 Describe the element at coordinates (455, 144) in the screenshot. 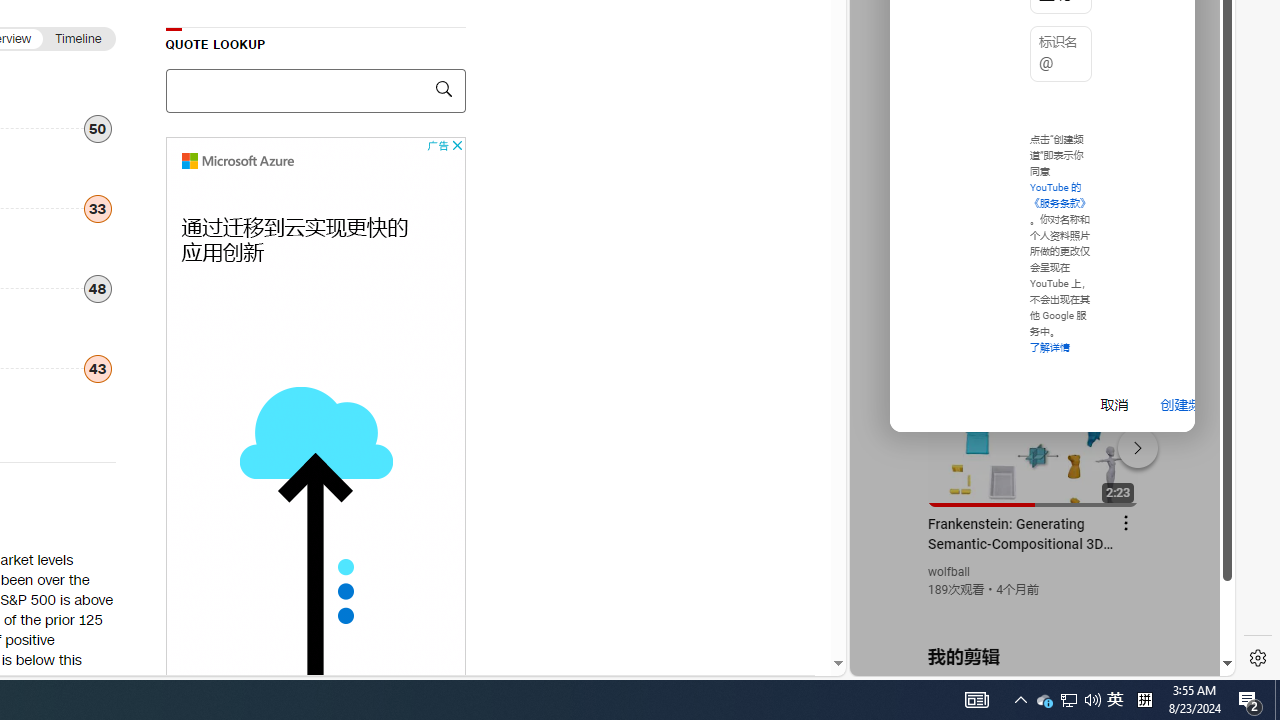

I see `'AutomationID: cbb'` at that location.